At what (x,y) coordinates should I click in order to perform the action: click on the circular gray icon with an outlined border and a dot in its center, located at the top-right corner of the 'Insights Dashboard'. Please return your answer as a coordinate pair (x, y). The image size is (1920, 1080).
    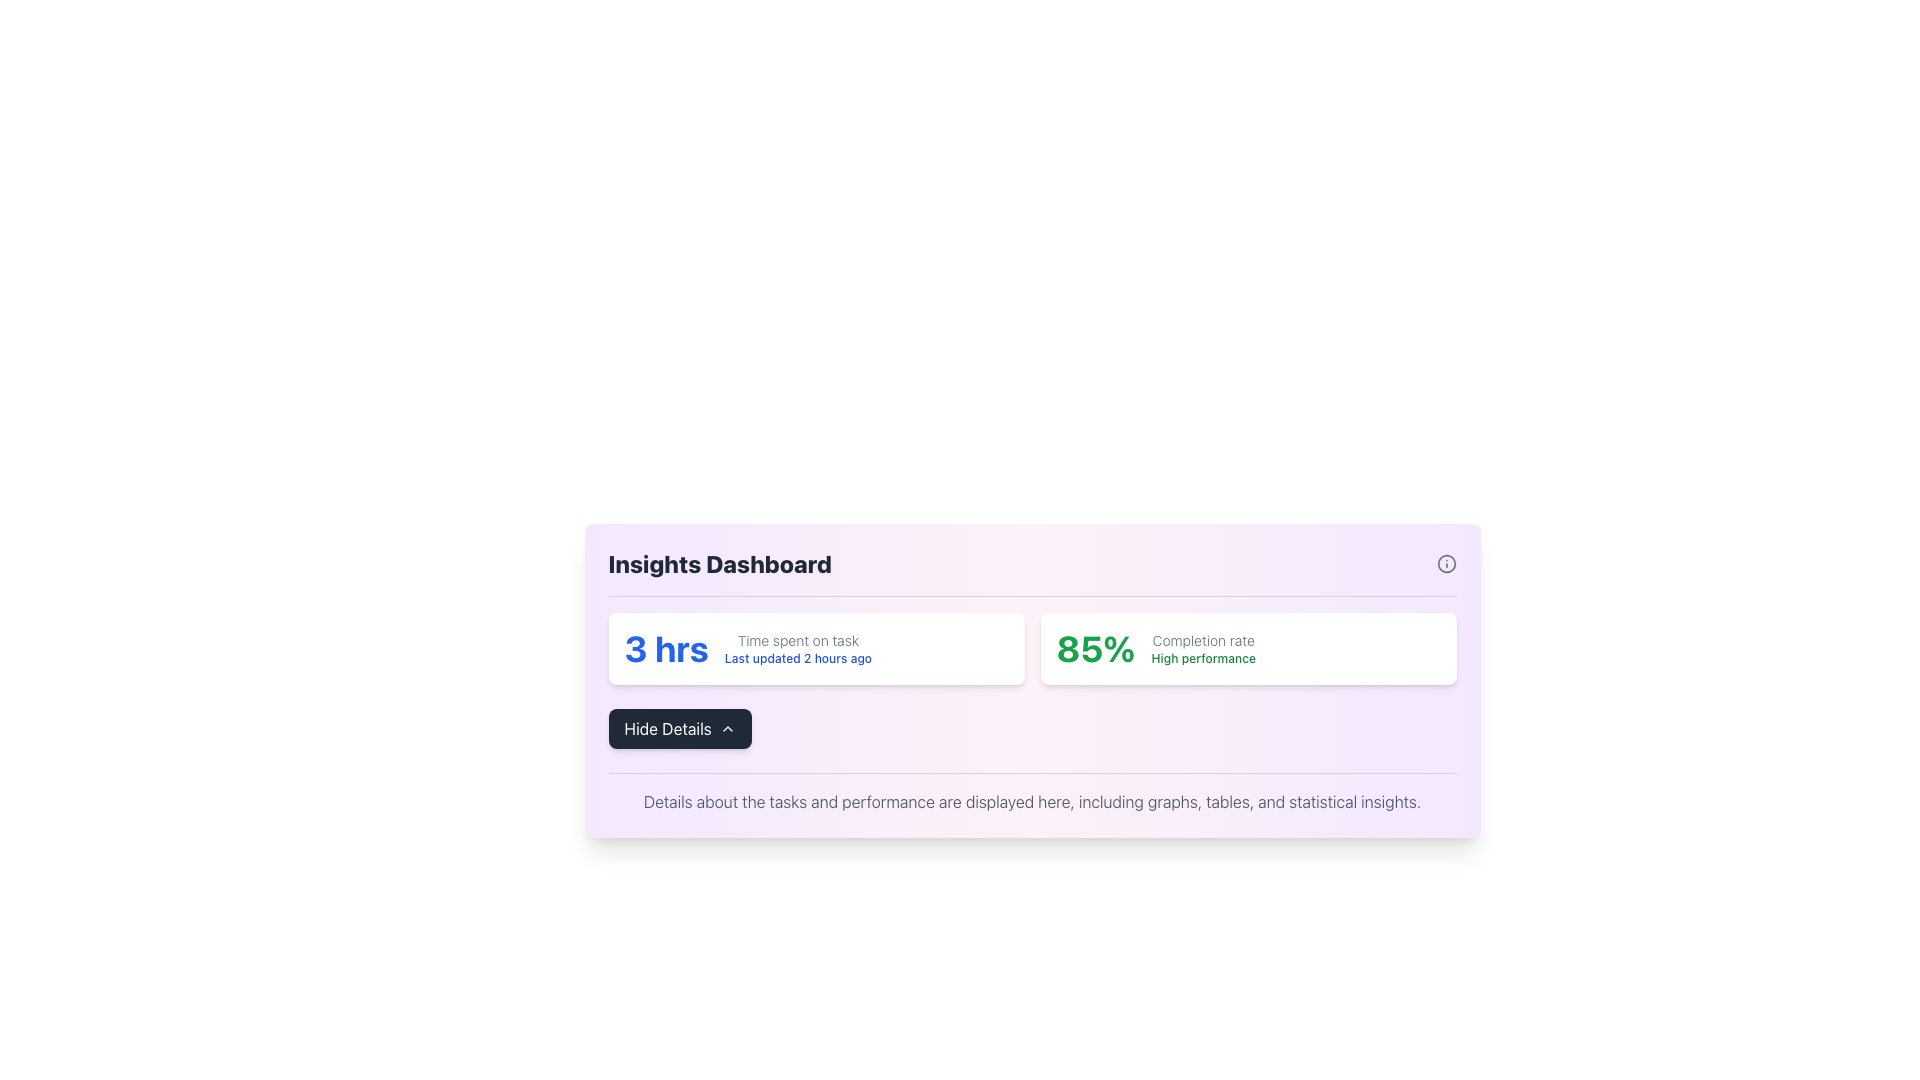
    Looking at the image, I should click on (1446, 563).